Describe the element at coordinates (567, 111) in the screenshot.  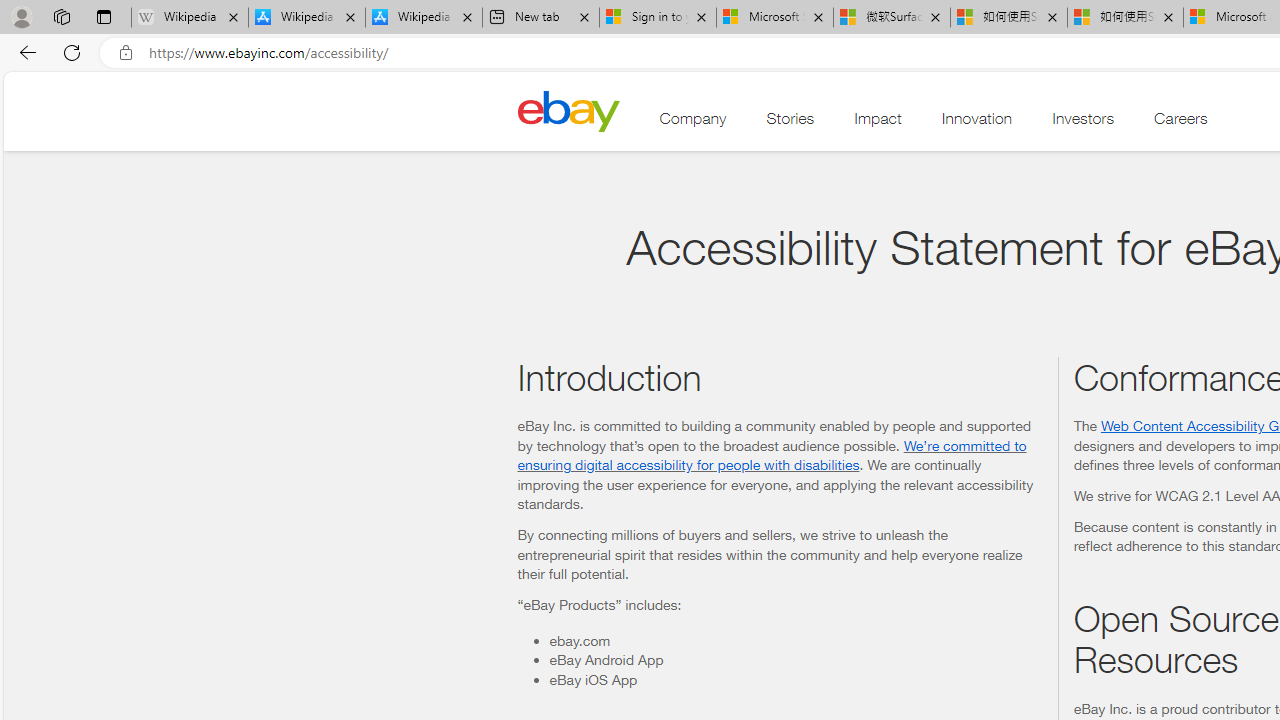
I see `'Class: desktop'` at that location.